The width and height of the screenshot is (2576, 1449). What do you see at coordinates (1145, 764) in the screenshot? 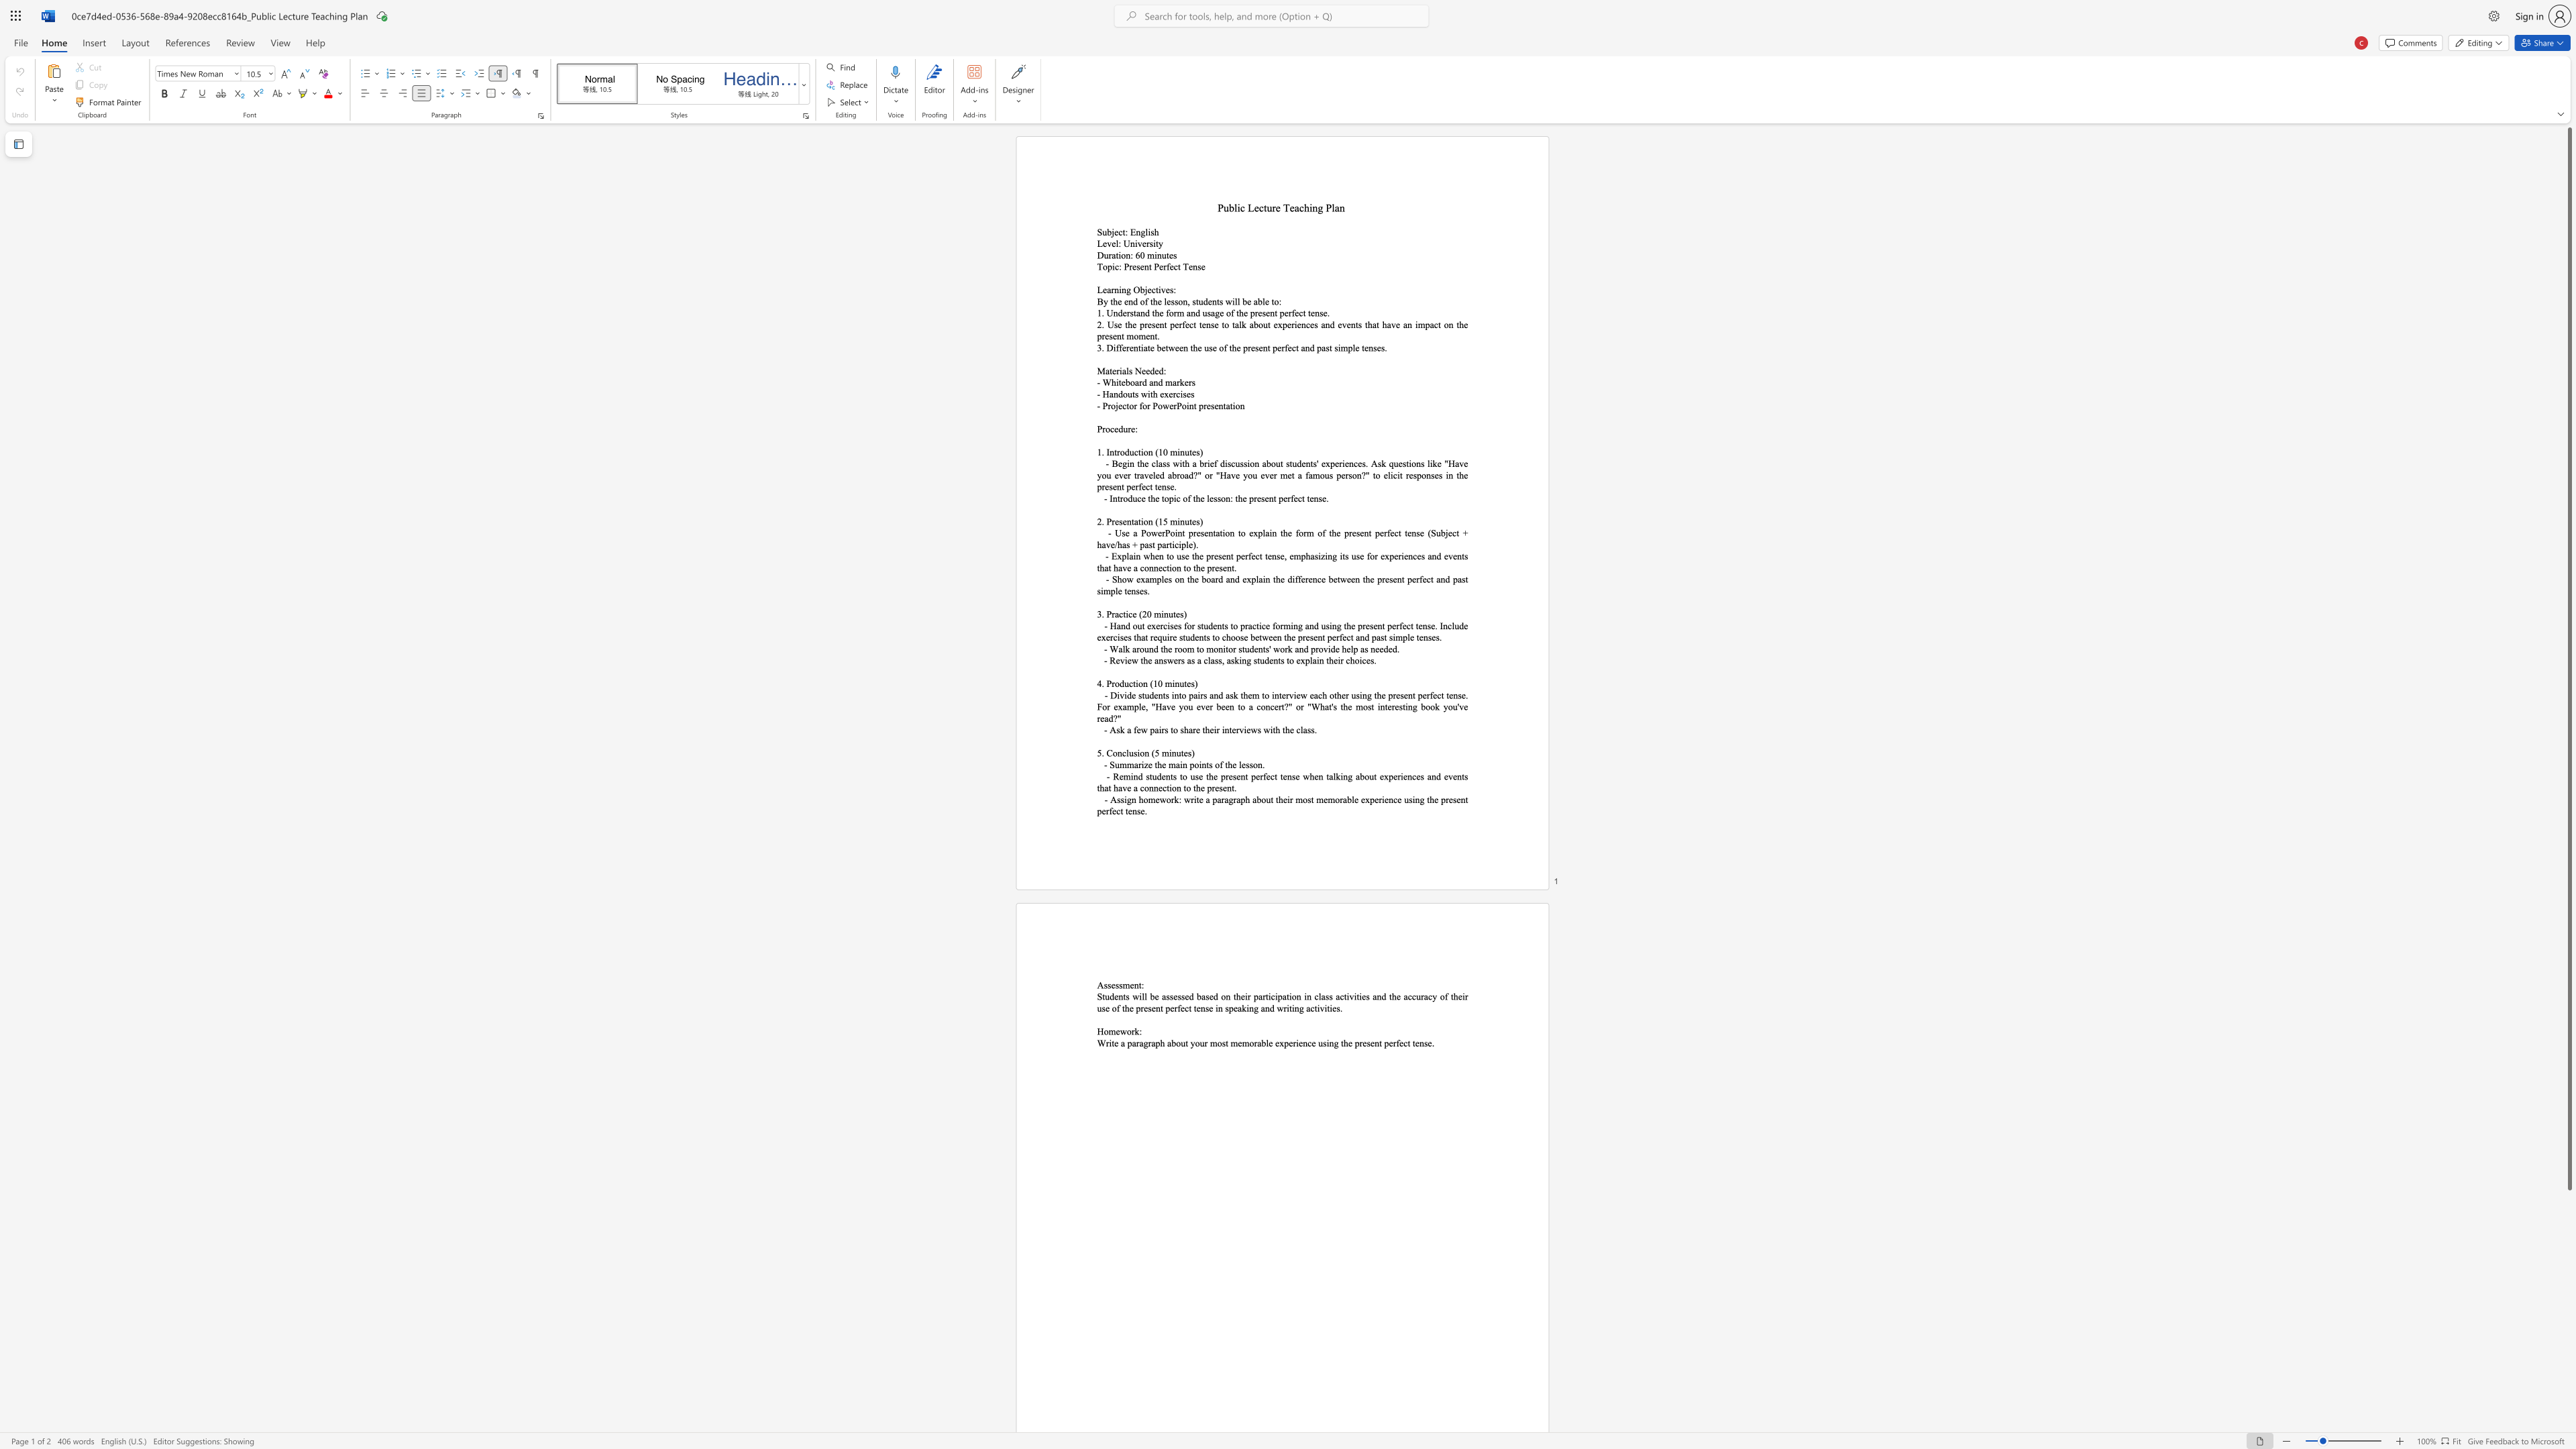
I see `the 1th character "z" in the text` at bounding box center [1145, 764].